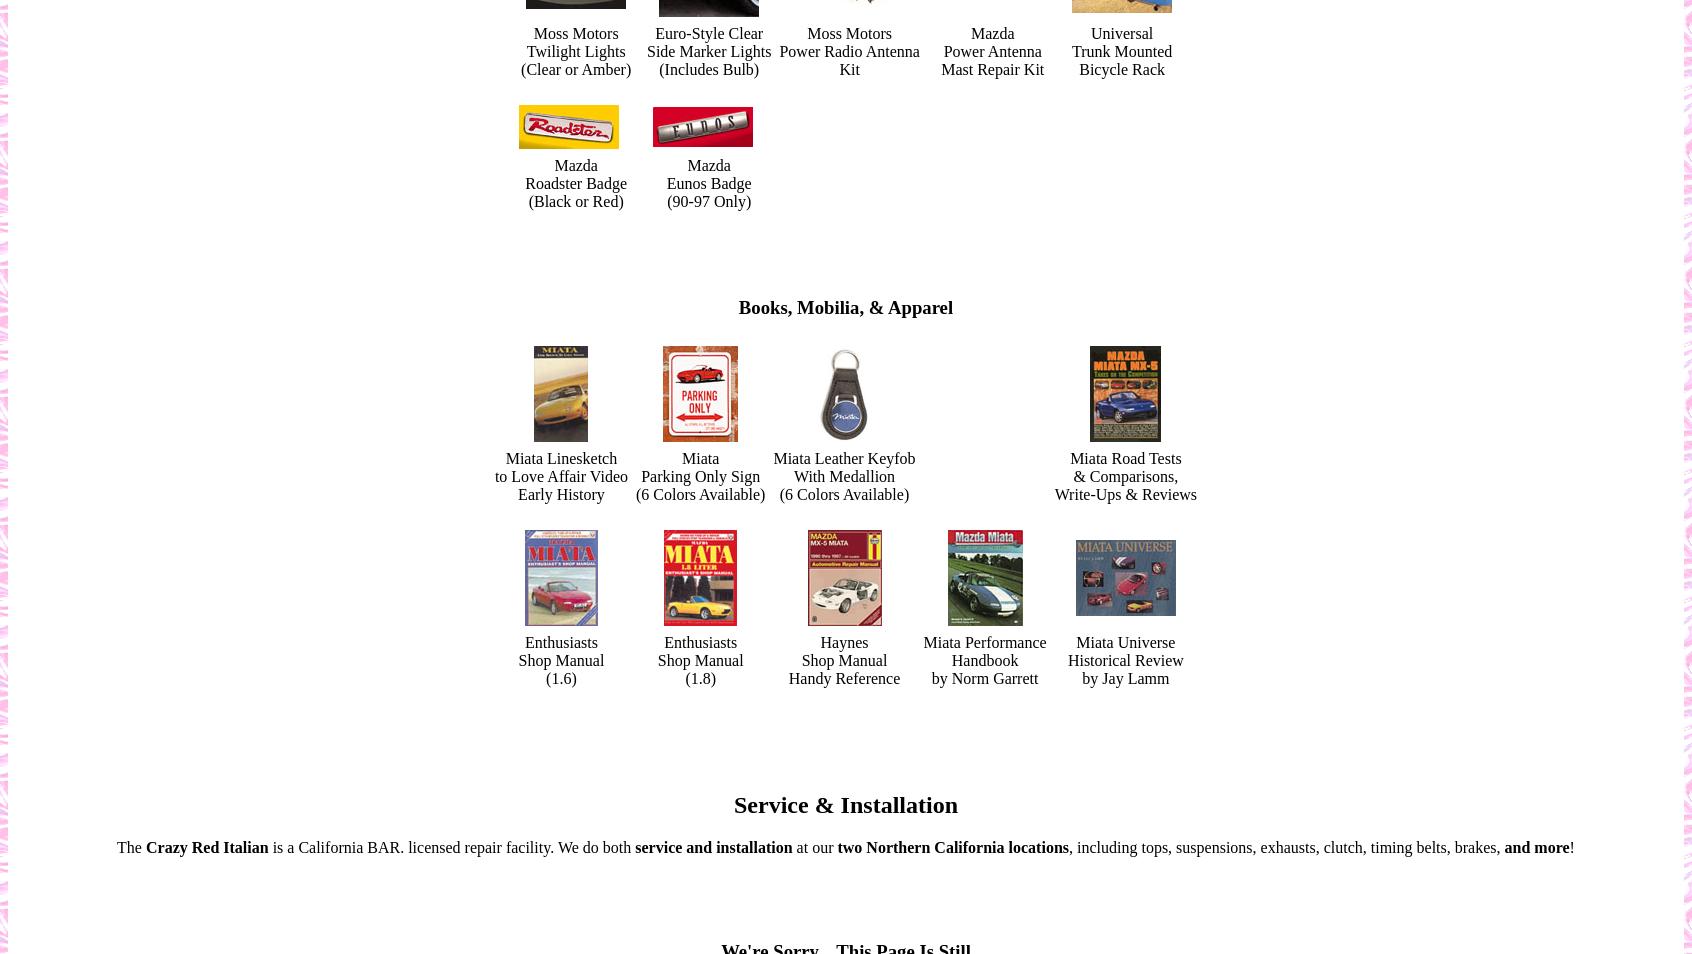 The width and height of the screenshot is (1692, 954). Describe the element at coordinates (707, 200) in the screenshot. I see `'(90-97 Only)'` at that location.